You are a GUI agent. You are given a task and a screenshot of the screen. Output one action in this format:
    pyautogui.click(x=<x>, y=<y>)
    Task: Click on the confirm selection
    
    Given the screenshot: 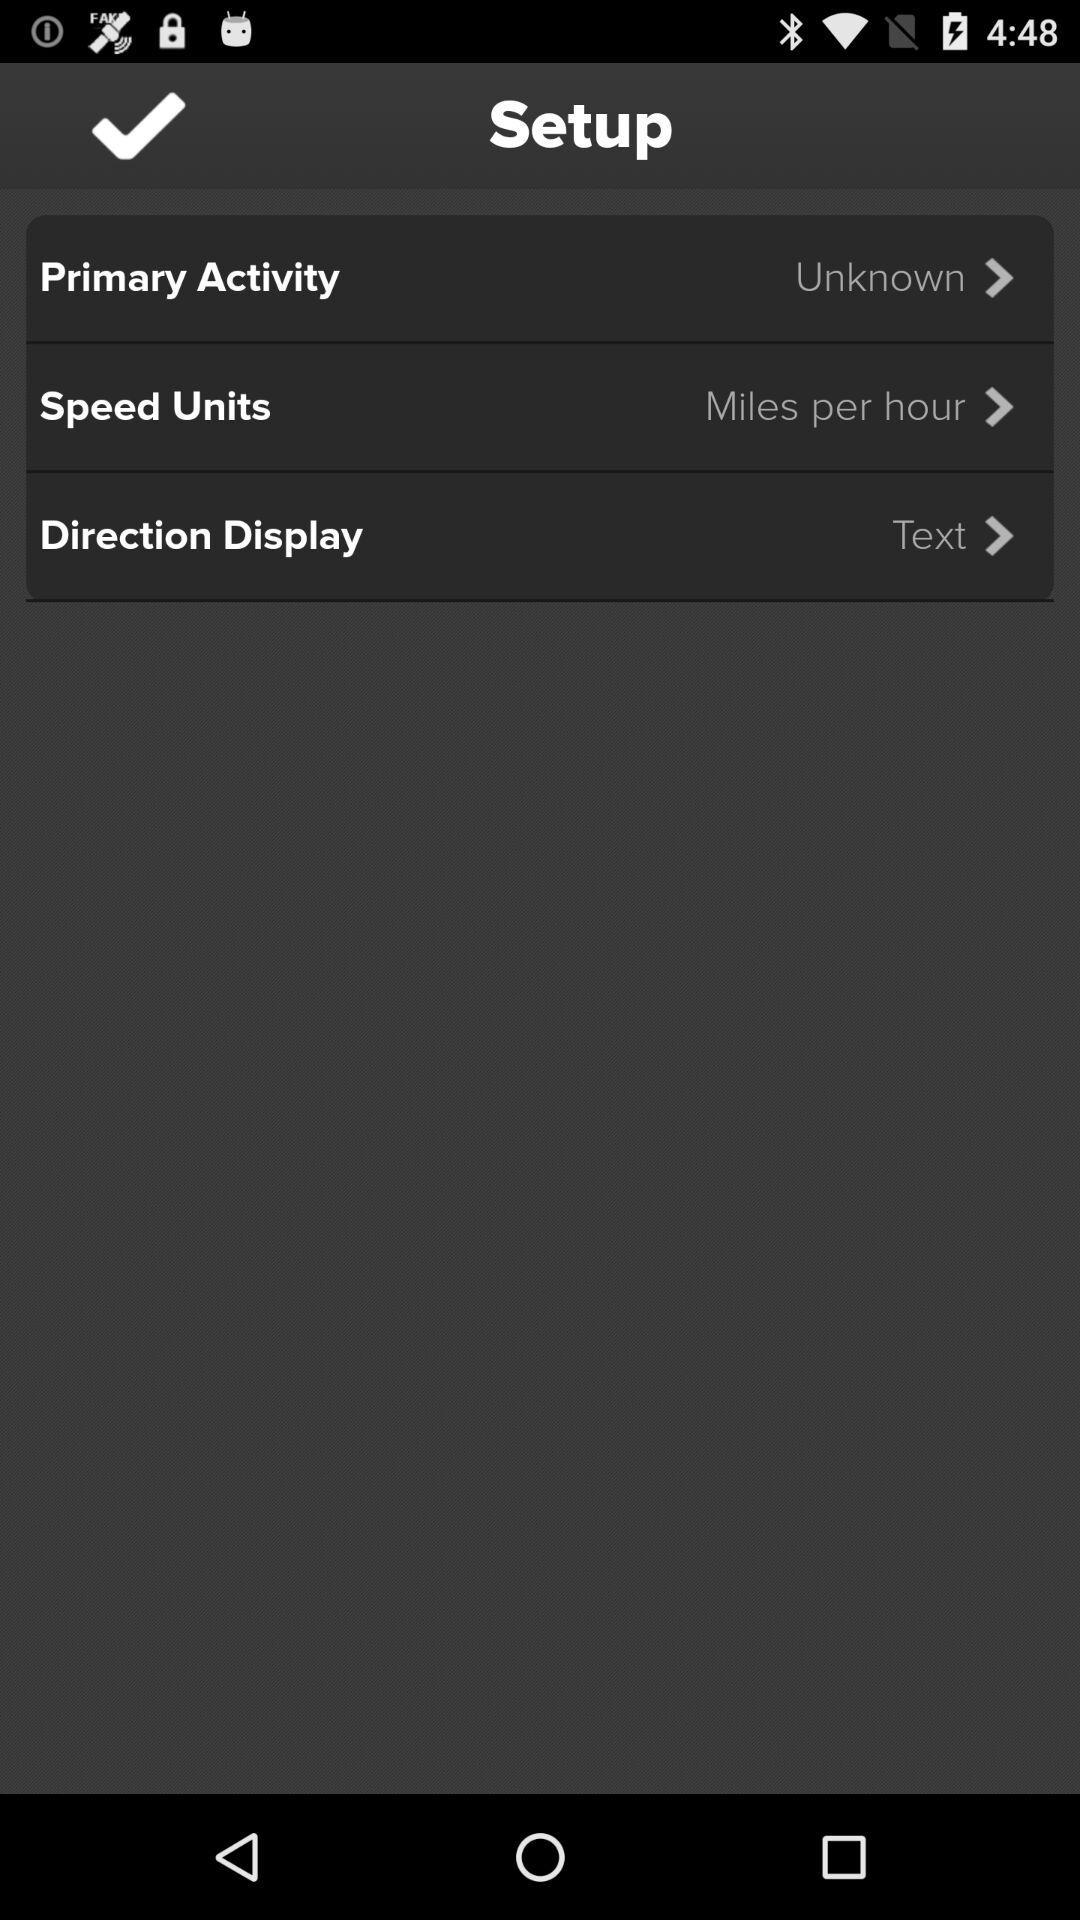 What is the action you would take?
    pyautogui.click(x=137, y=124)
    